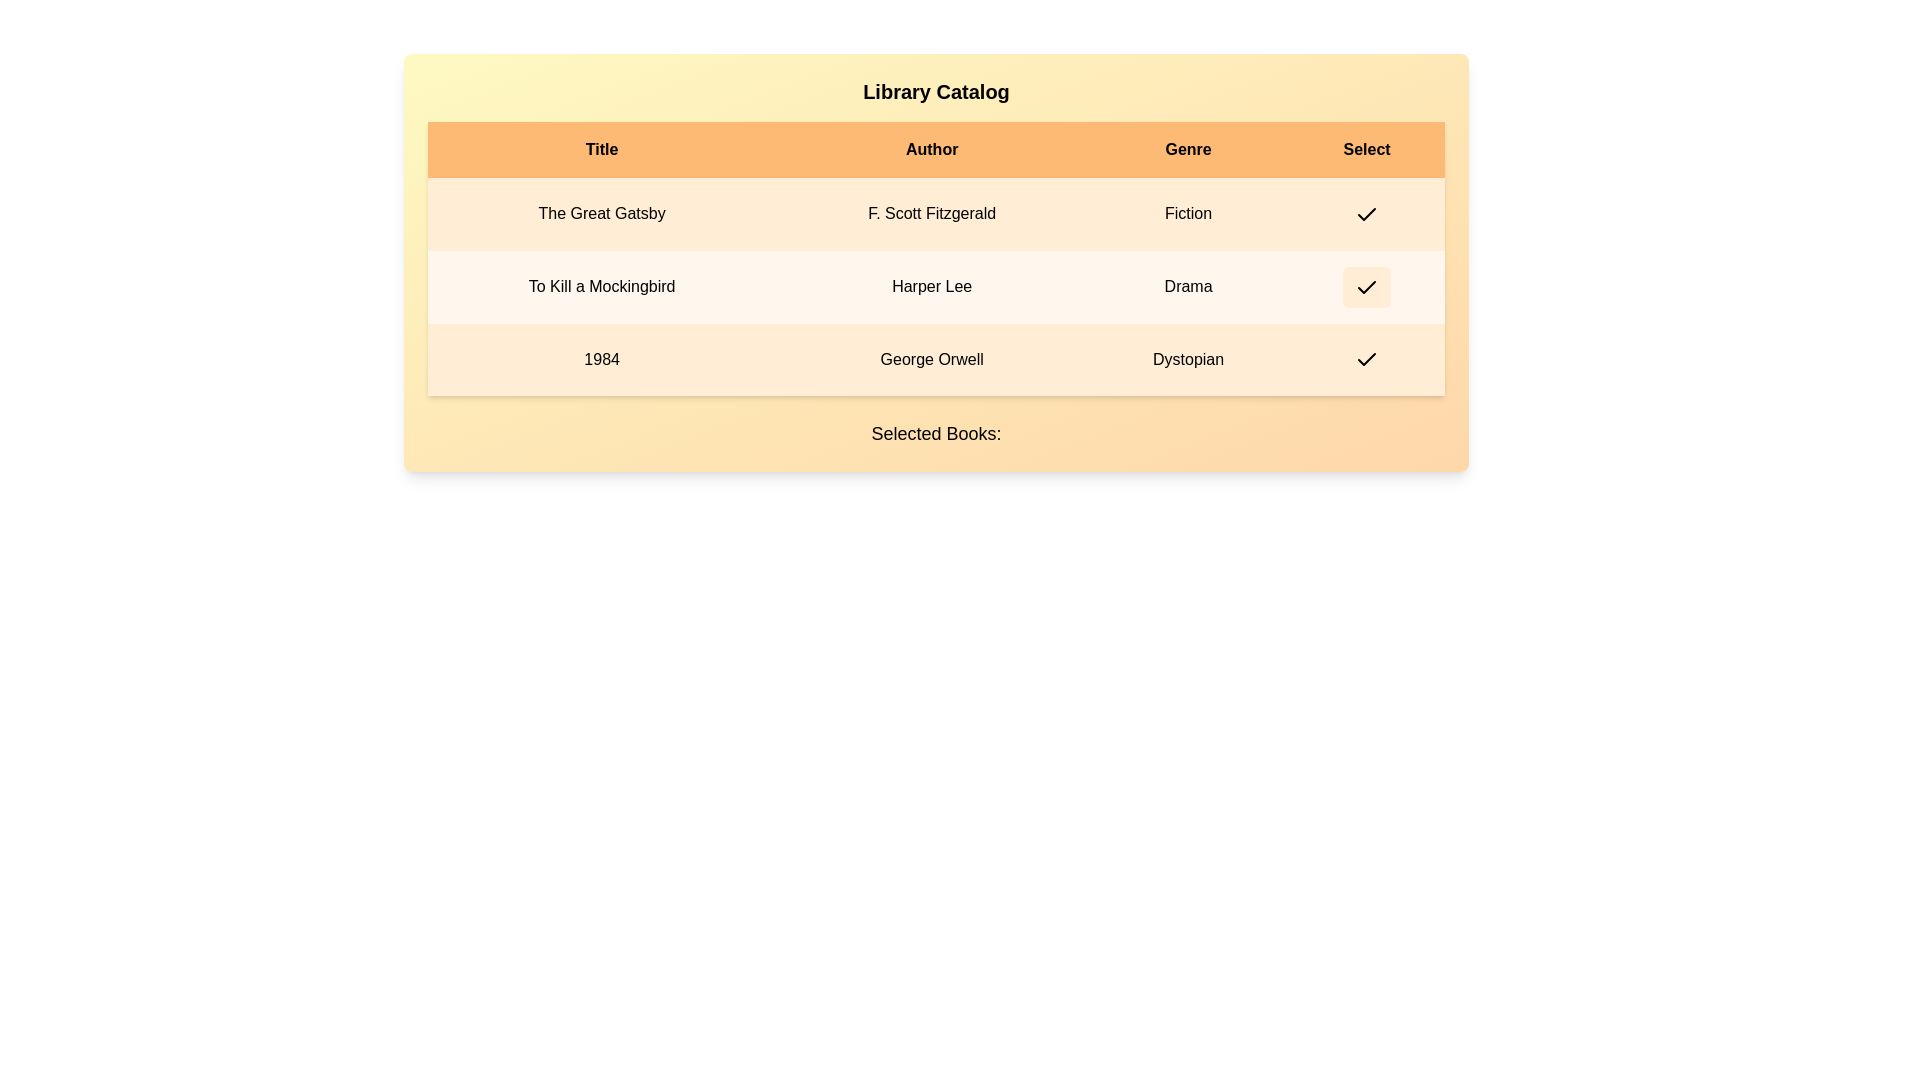 The image size is (1920, 1080). Describe the element at coordinates (1366, 287) in the screenshot. I see `the interactive checkmark button with a light orange background and black checkmark icon, located in the 'Select' column for 'To Kill a Mockingbird' in the second row of the table` at that location.